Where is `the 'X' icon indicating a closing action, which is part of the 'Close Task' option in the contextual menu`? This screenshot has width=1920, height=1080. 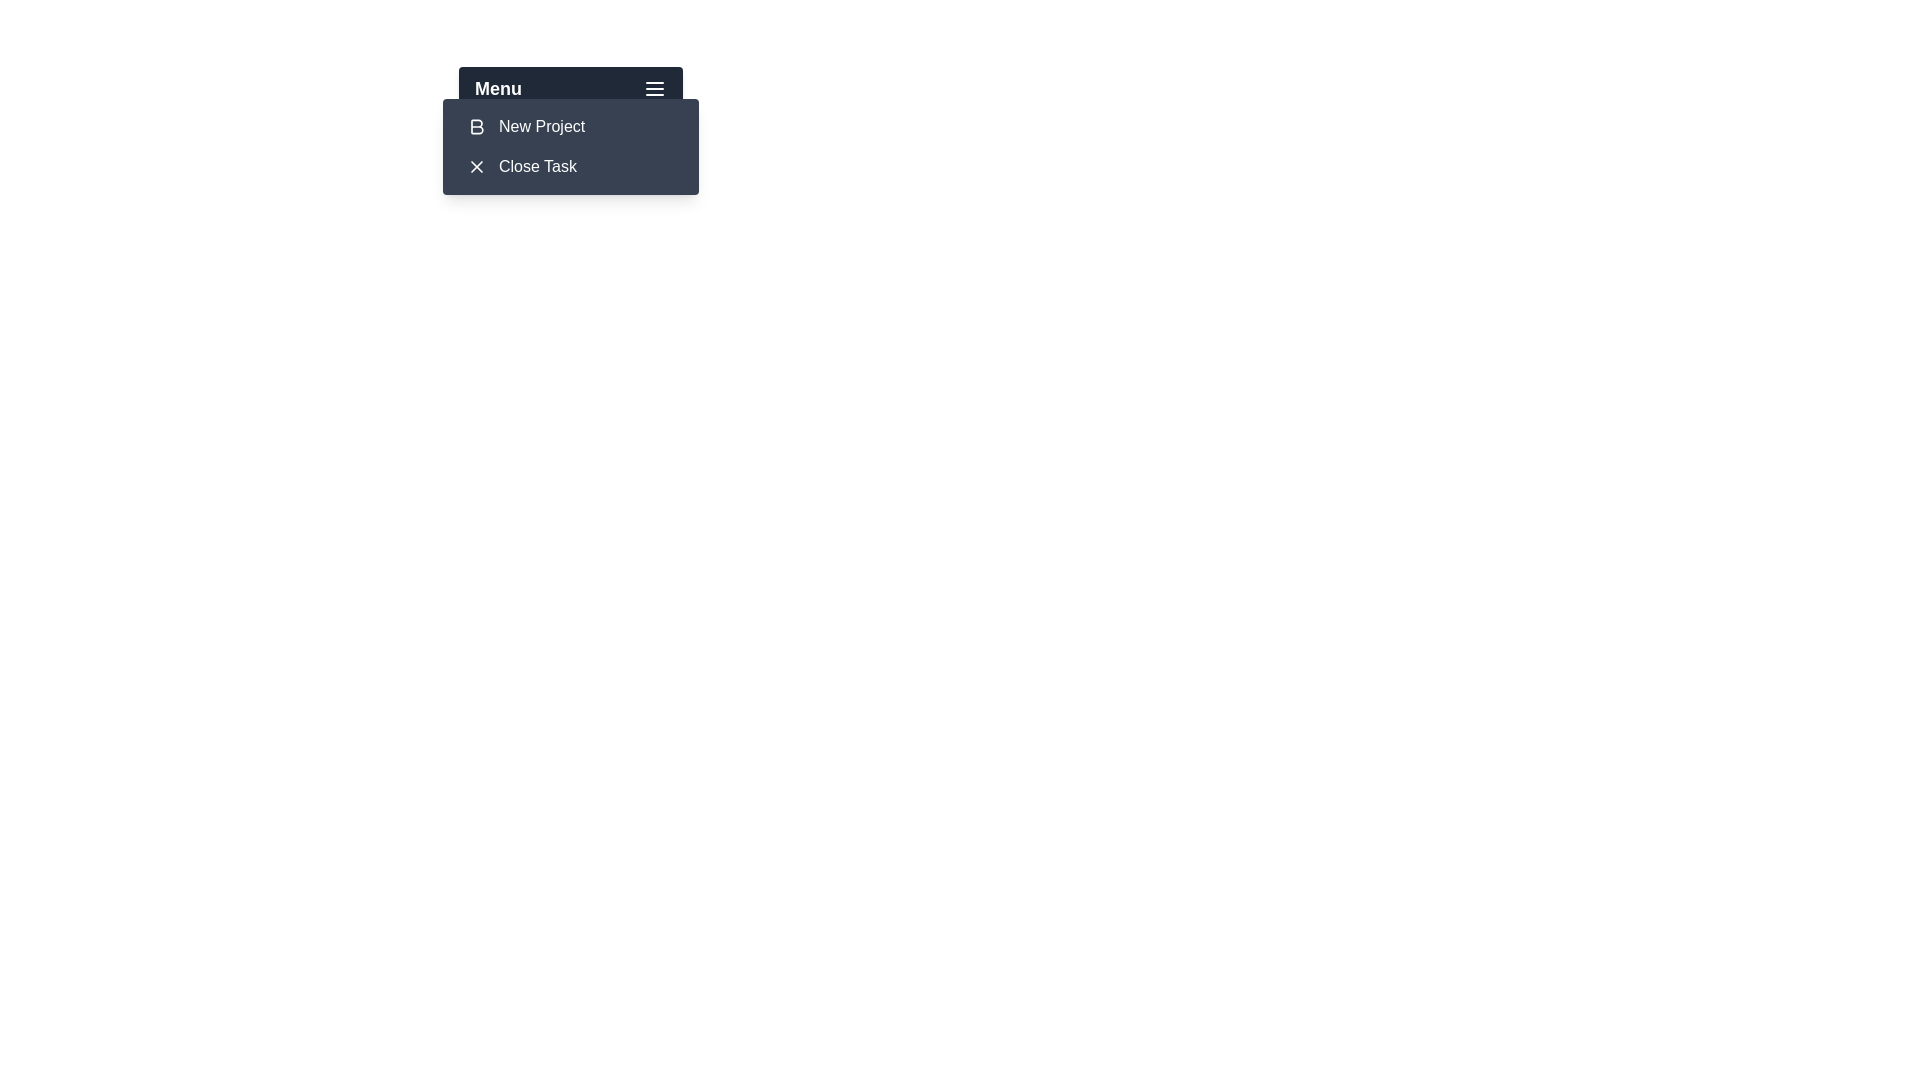 the 'X' icon indicating a closing action, which is part of the 'Close Task' option in the contextual menu is located at coordinates (475, 165).